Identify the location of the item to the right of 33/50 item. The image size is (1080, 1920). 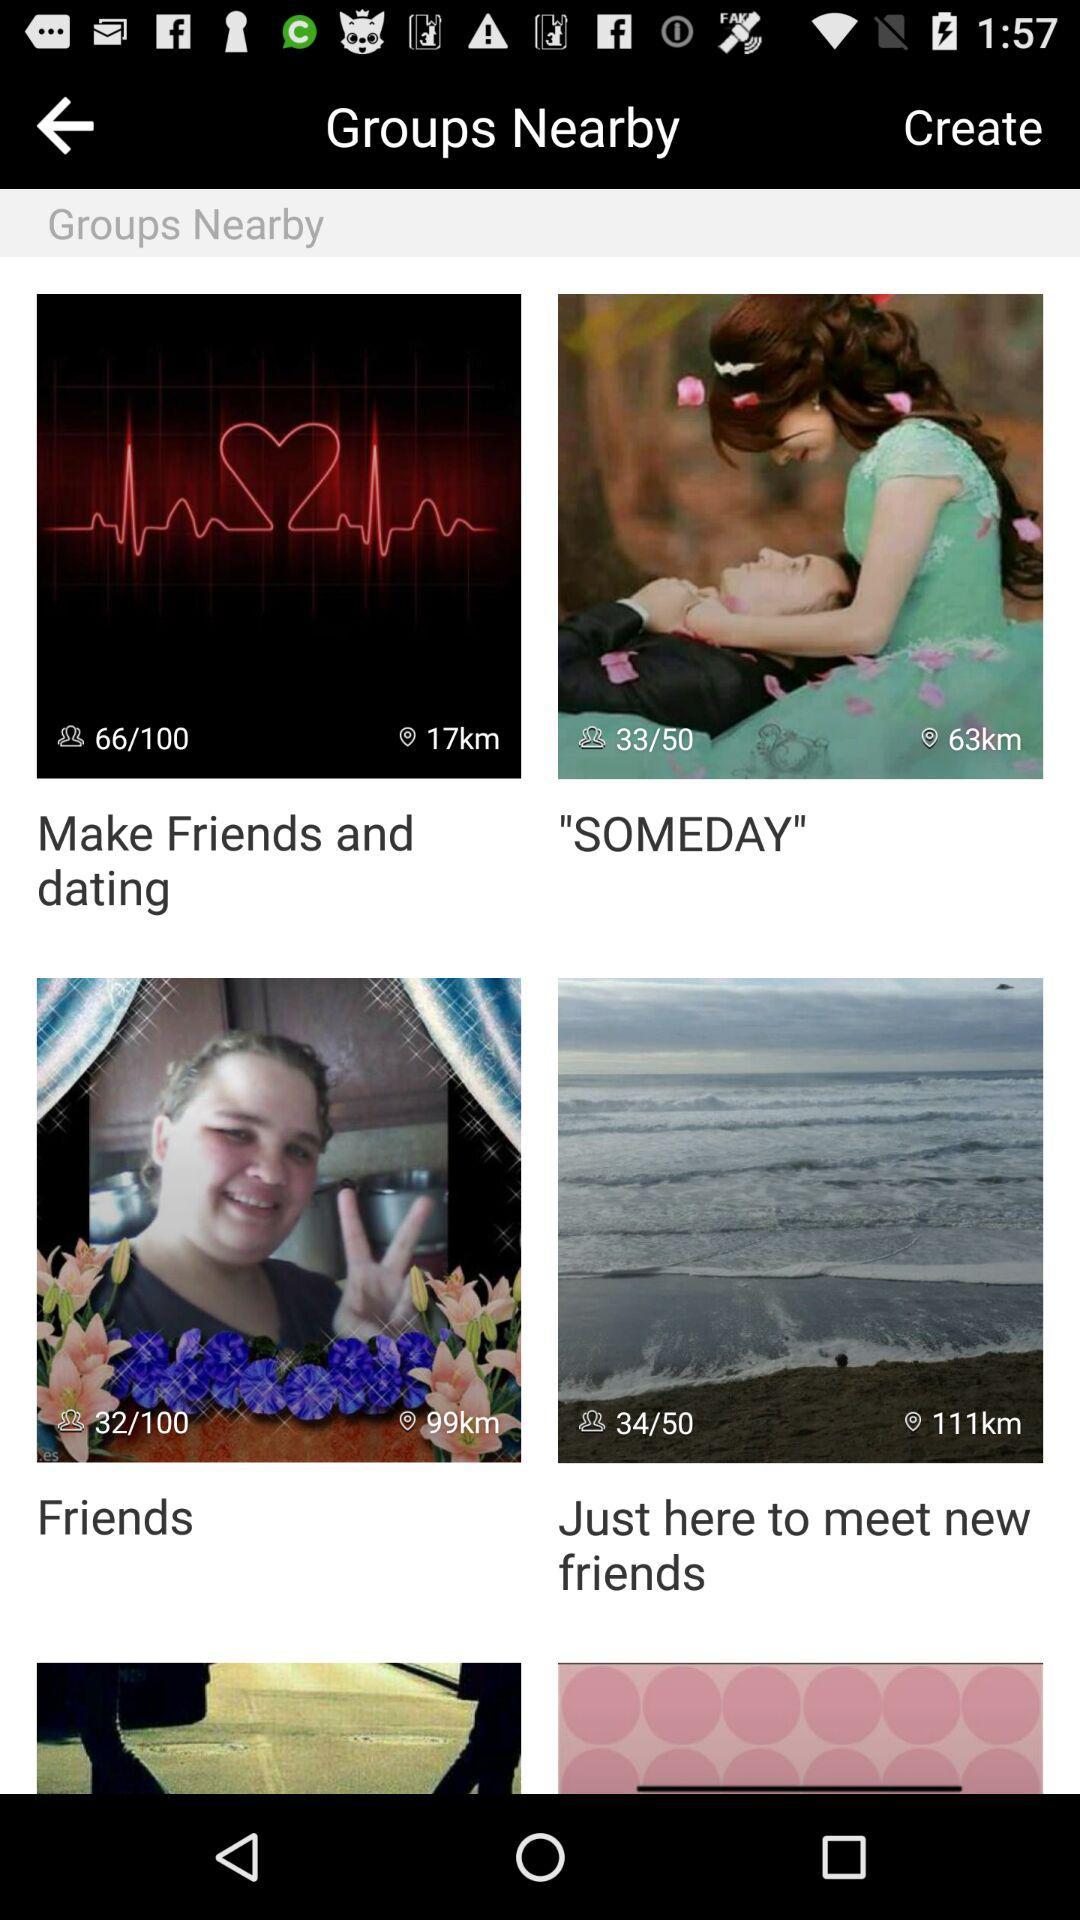
(971, 737).